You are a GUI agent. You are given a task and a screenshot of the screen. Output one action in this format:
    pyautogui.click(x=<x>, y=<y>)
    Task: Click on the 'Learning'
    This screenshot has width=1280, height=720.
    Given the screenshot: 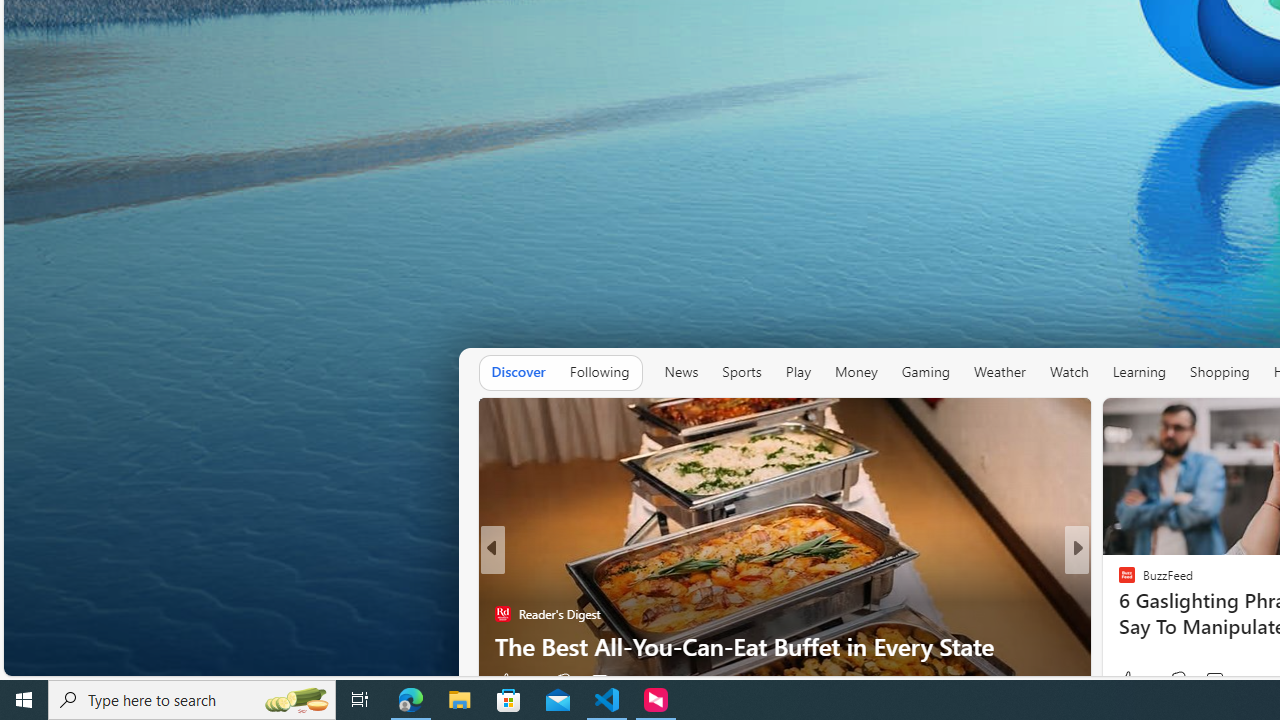 What is the action you would take?
    pyautogui.click(x=1139, y=371)
    